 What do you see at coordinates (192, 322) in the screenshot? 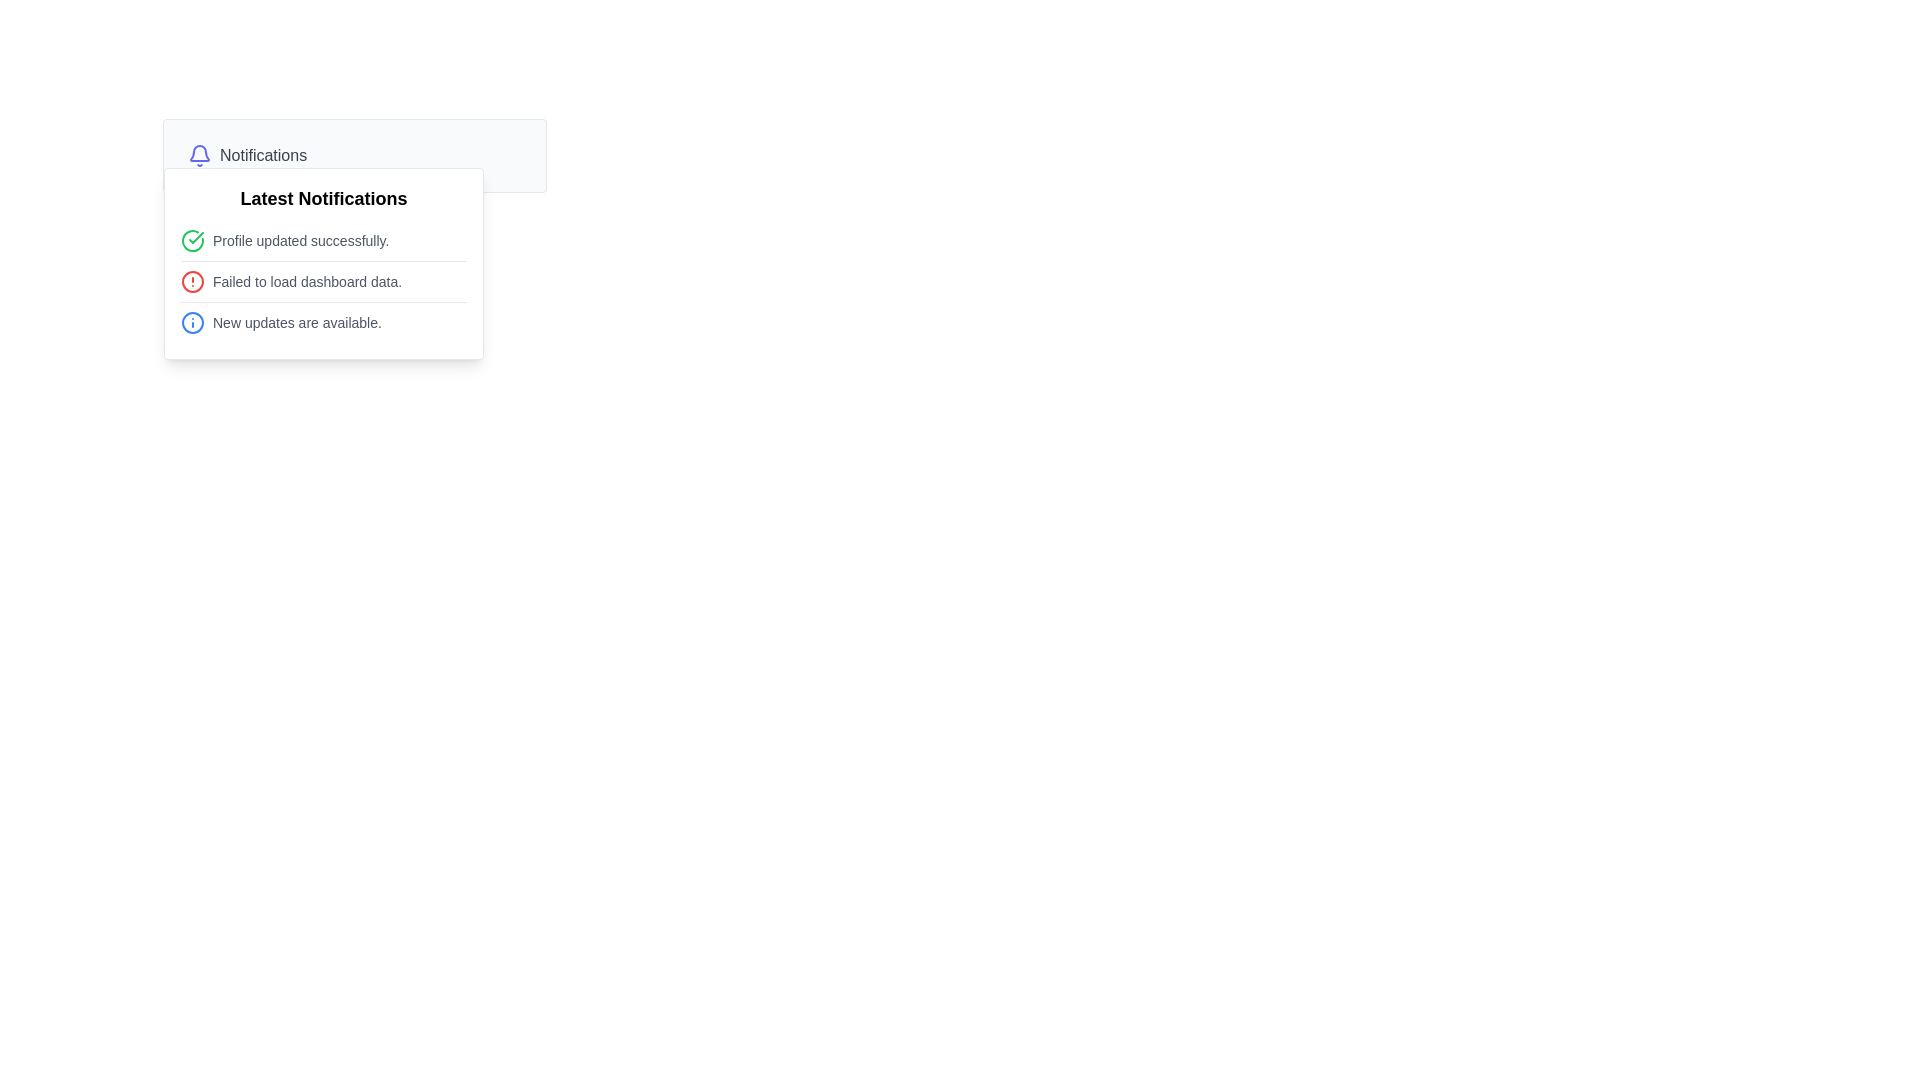
I see `the outer circle of the informational icon located in the top-left corner of the dropdown-like notification menu` at bounding box center [192, 322].